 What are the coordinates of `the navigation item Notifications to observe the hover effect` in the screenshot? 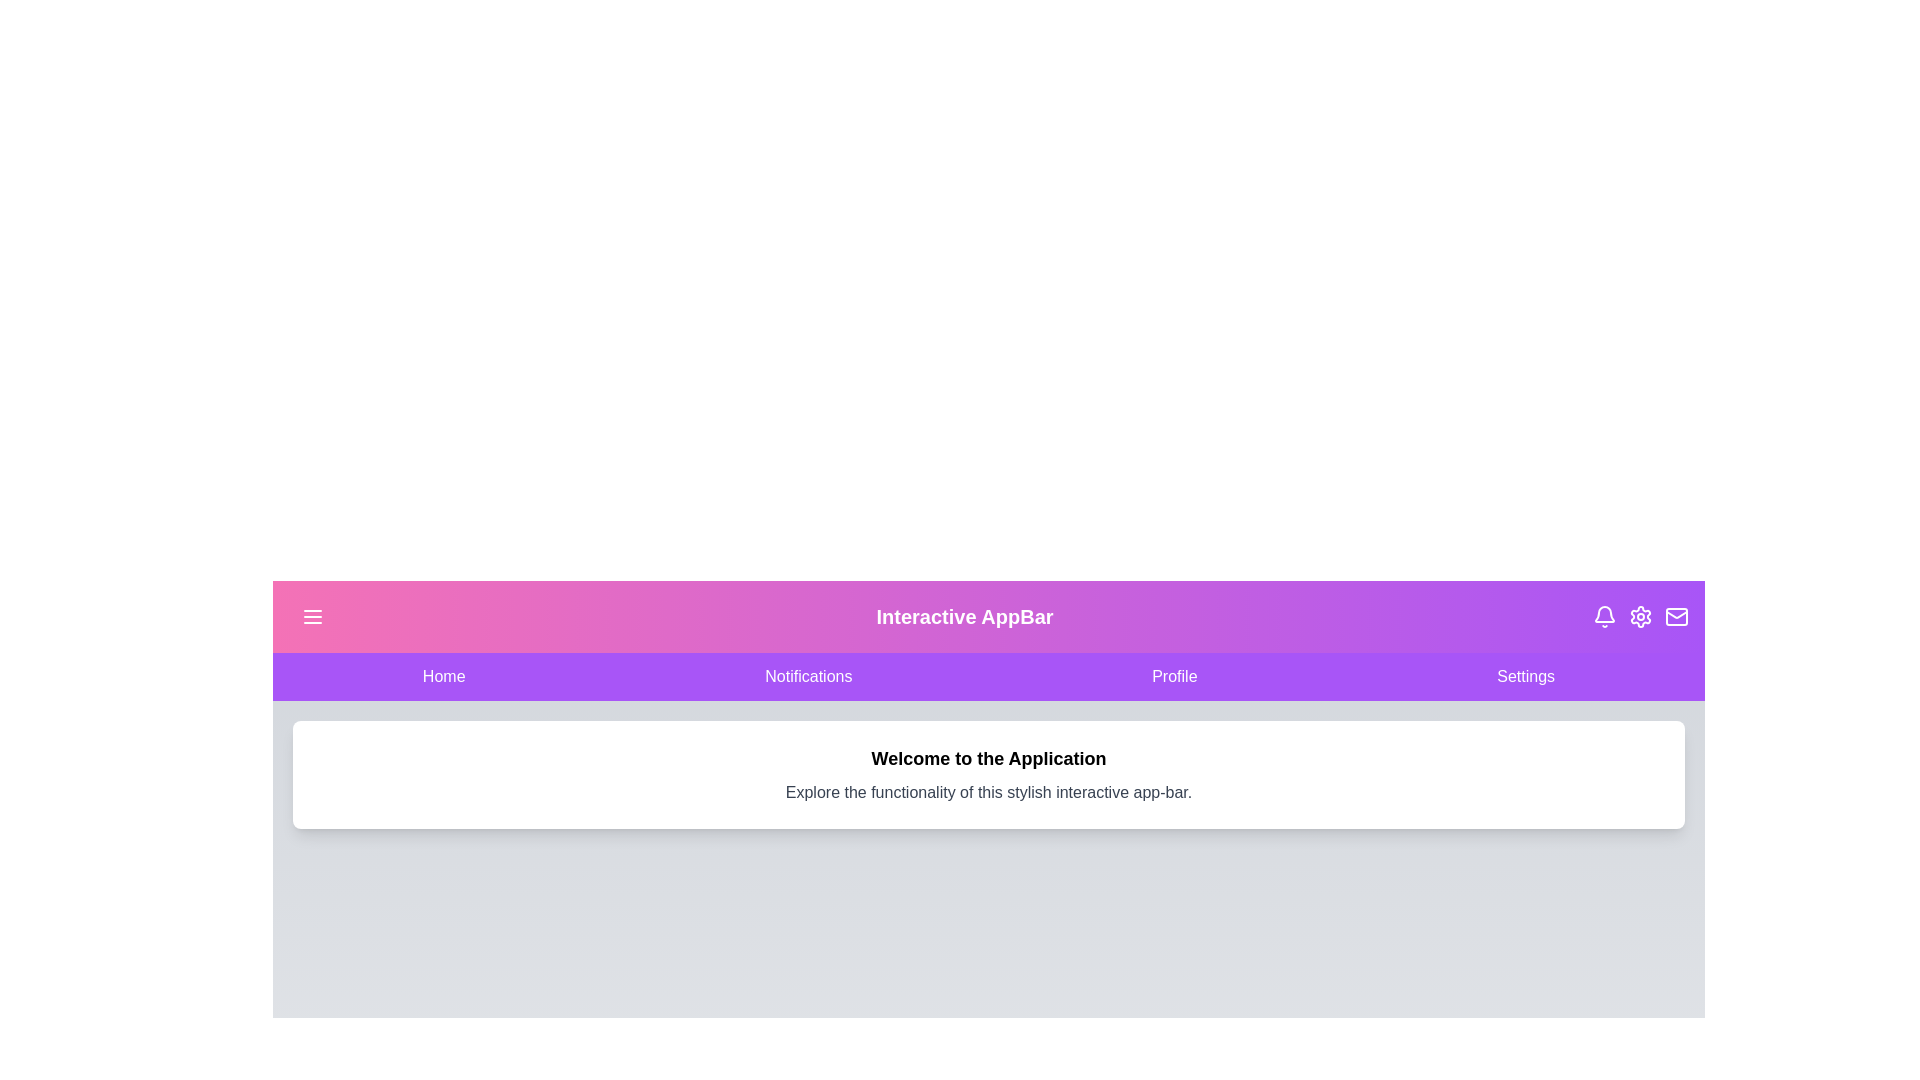 It's located at (809, 676).